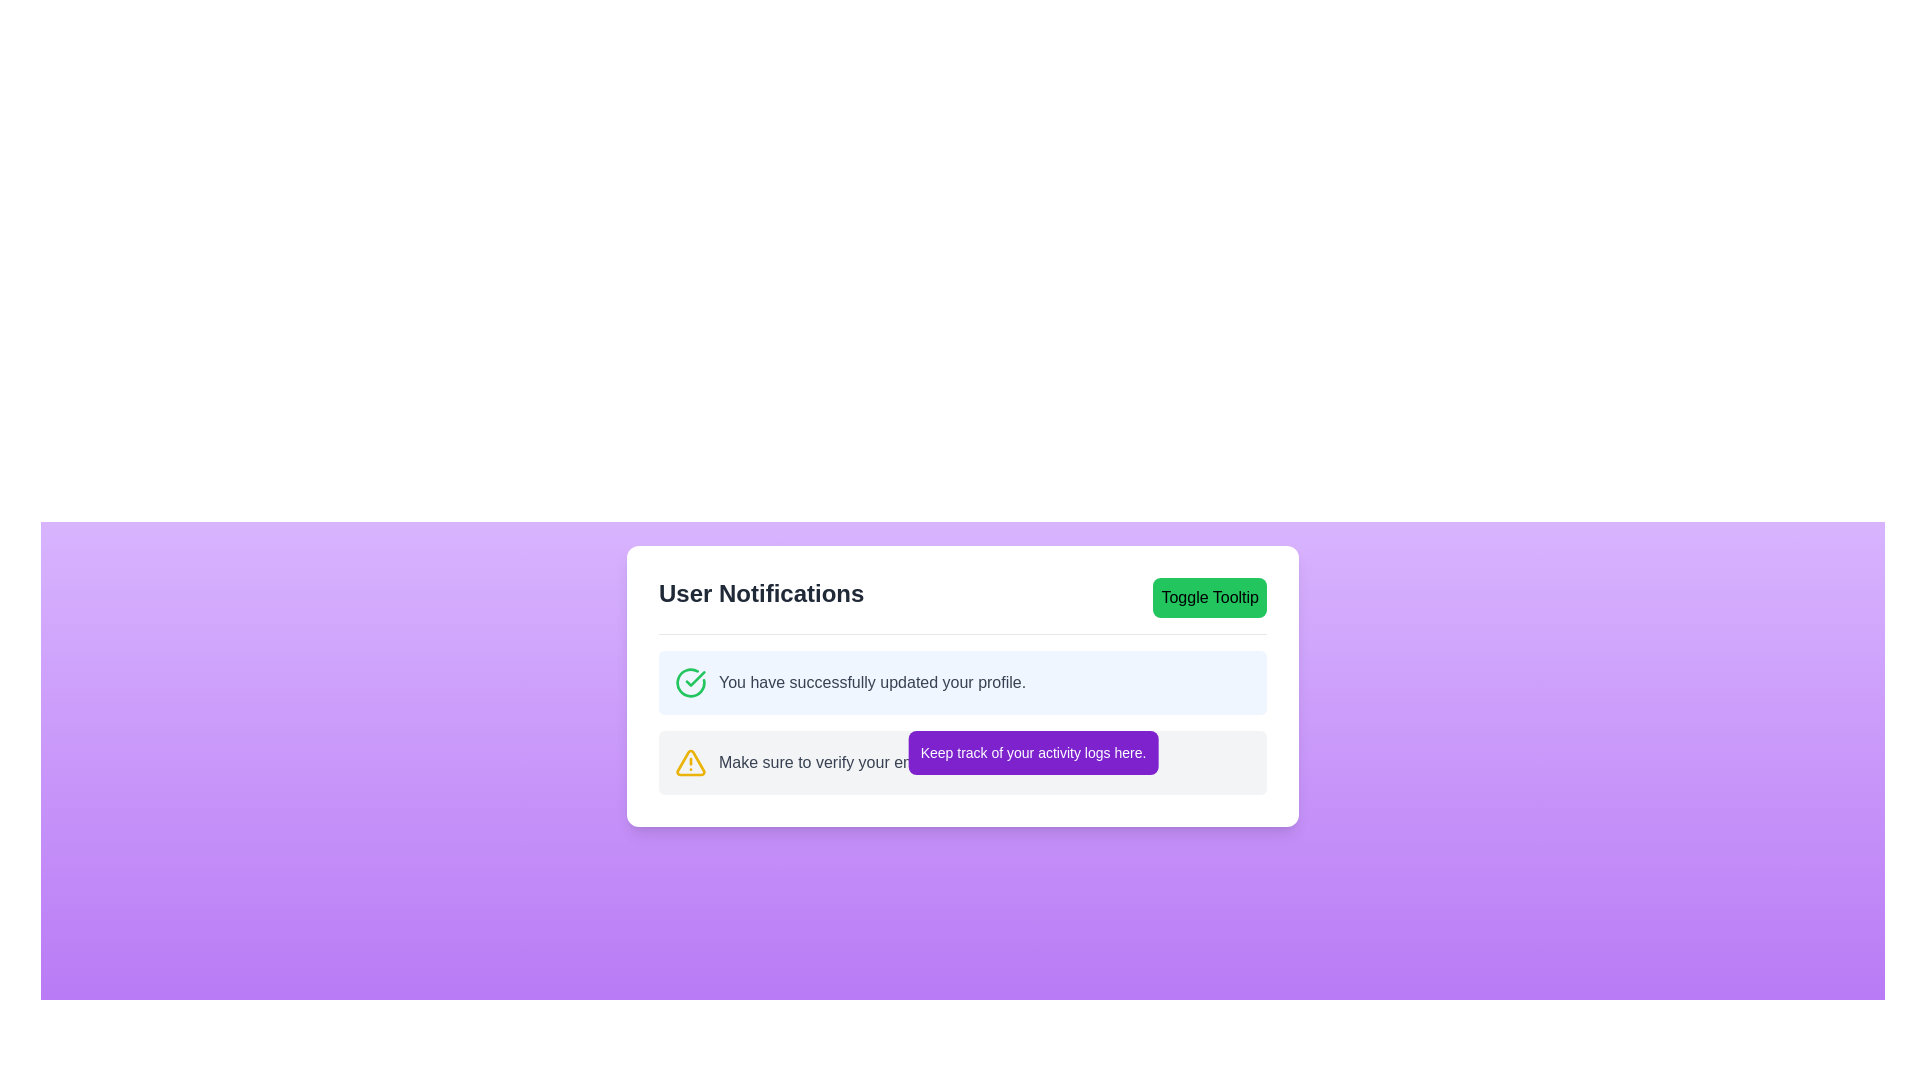 The width and height of the screenshot is (1920, 1080). Describe the element at coordinates (1033, 752) in the screenshot. I see `the Tooltip that displays contextual information related to activity logs, located to the right of the warning icon and the text 'Make sure to verify your email address.'` at that location.